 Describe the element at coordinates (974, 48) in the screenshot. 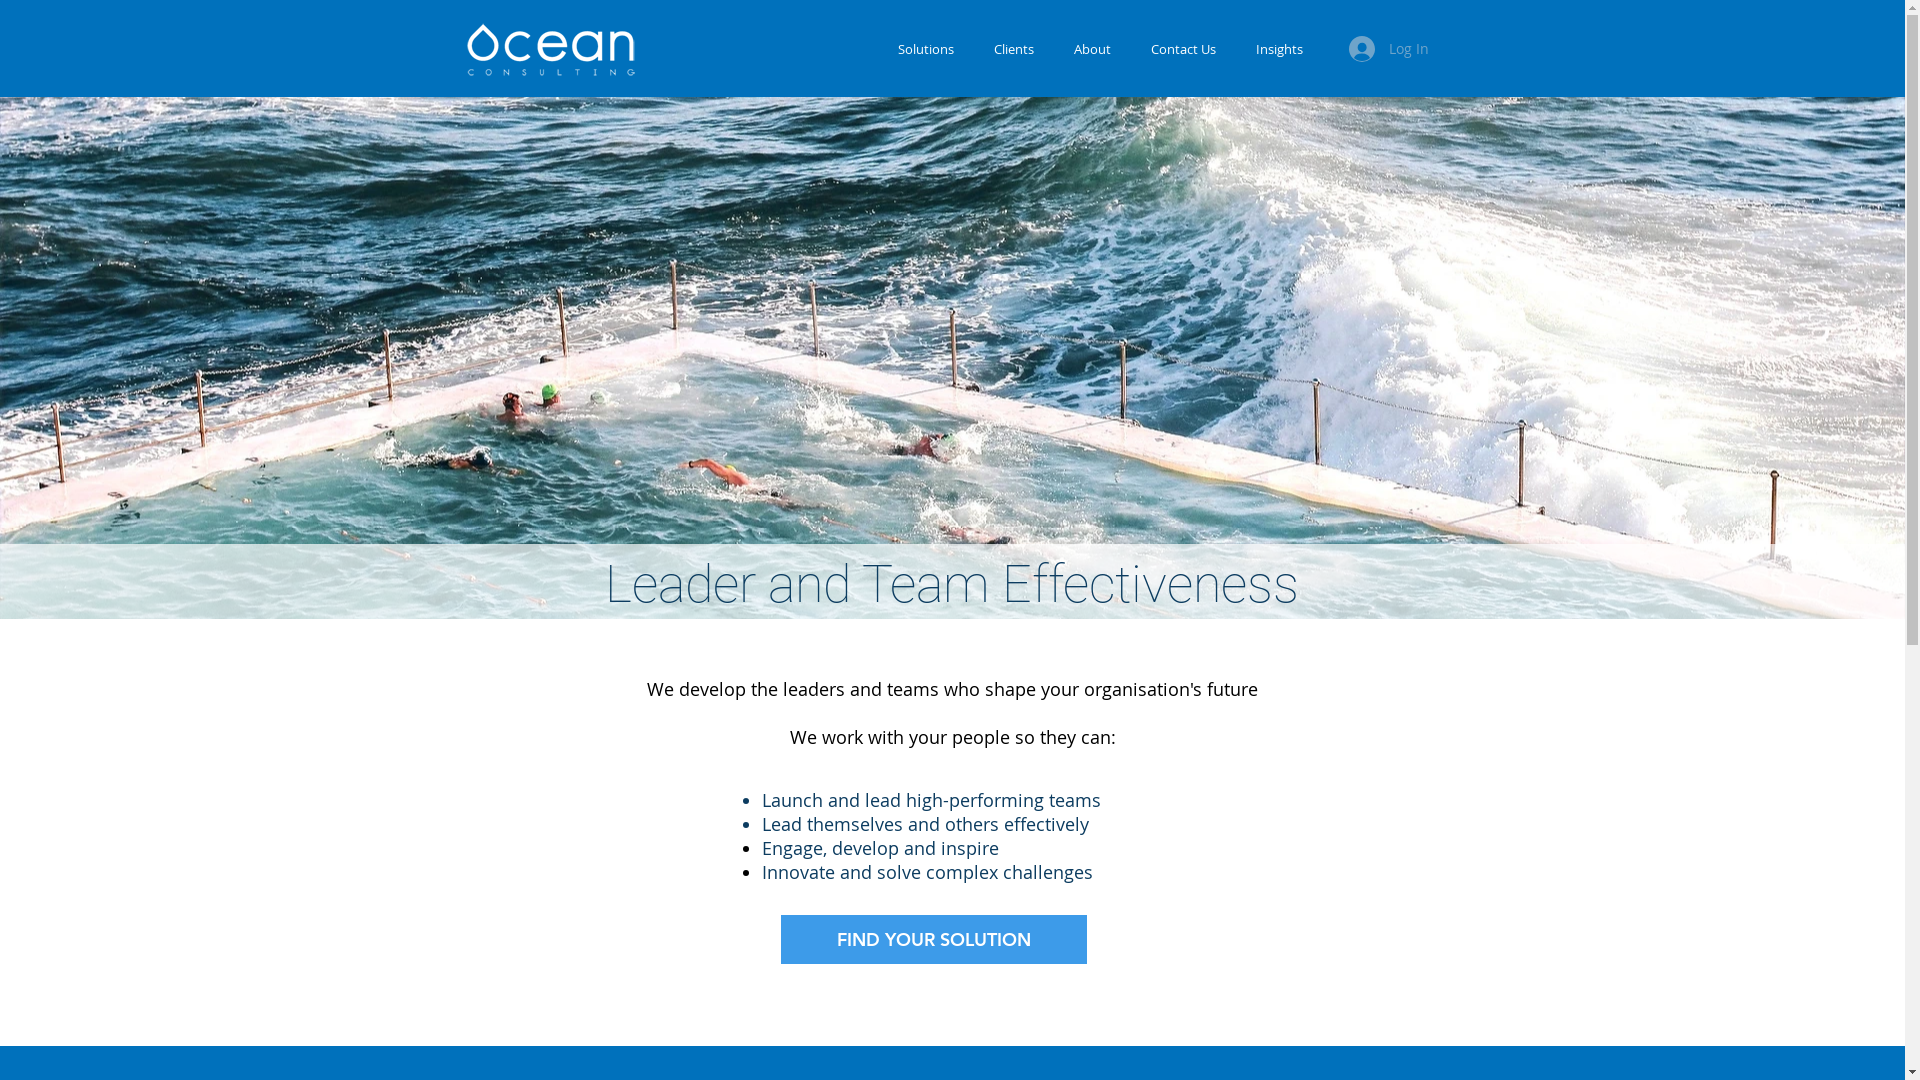

I see `'Clients'` at that location.